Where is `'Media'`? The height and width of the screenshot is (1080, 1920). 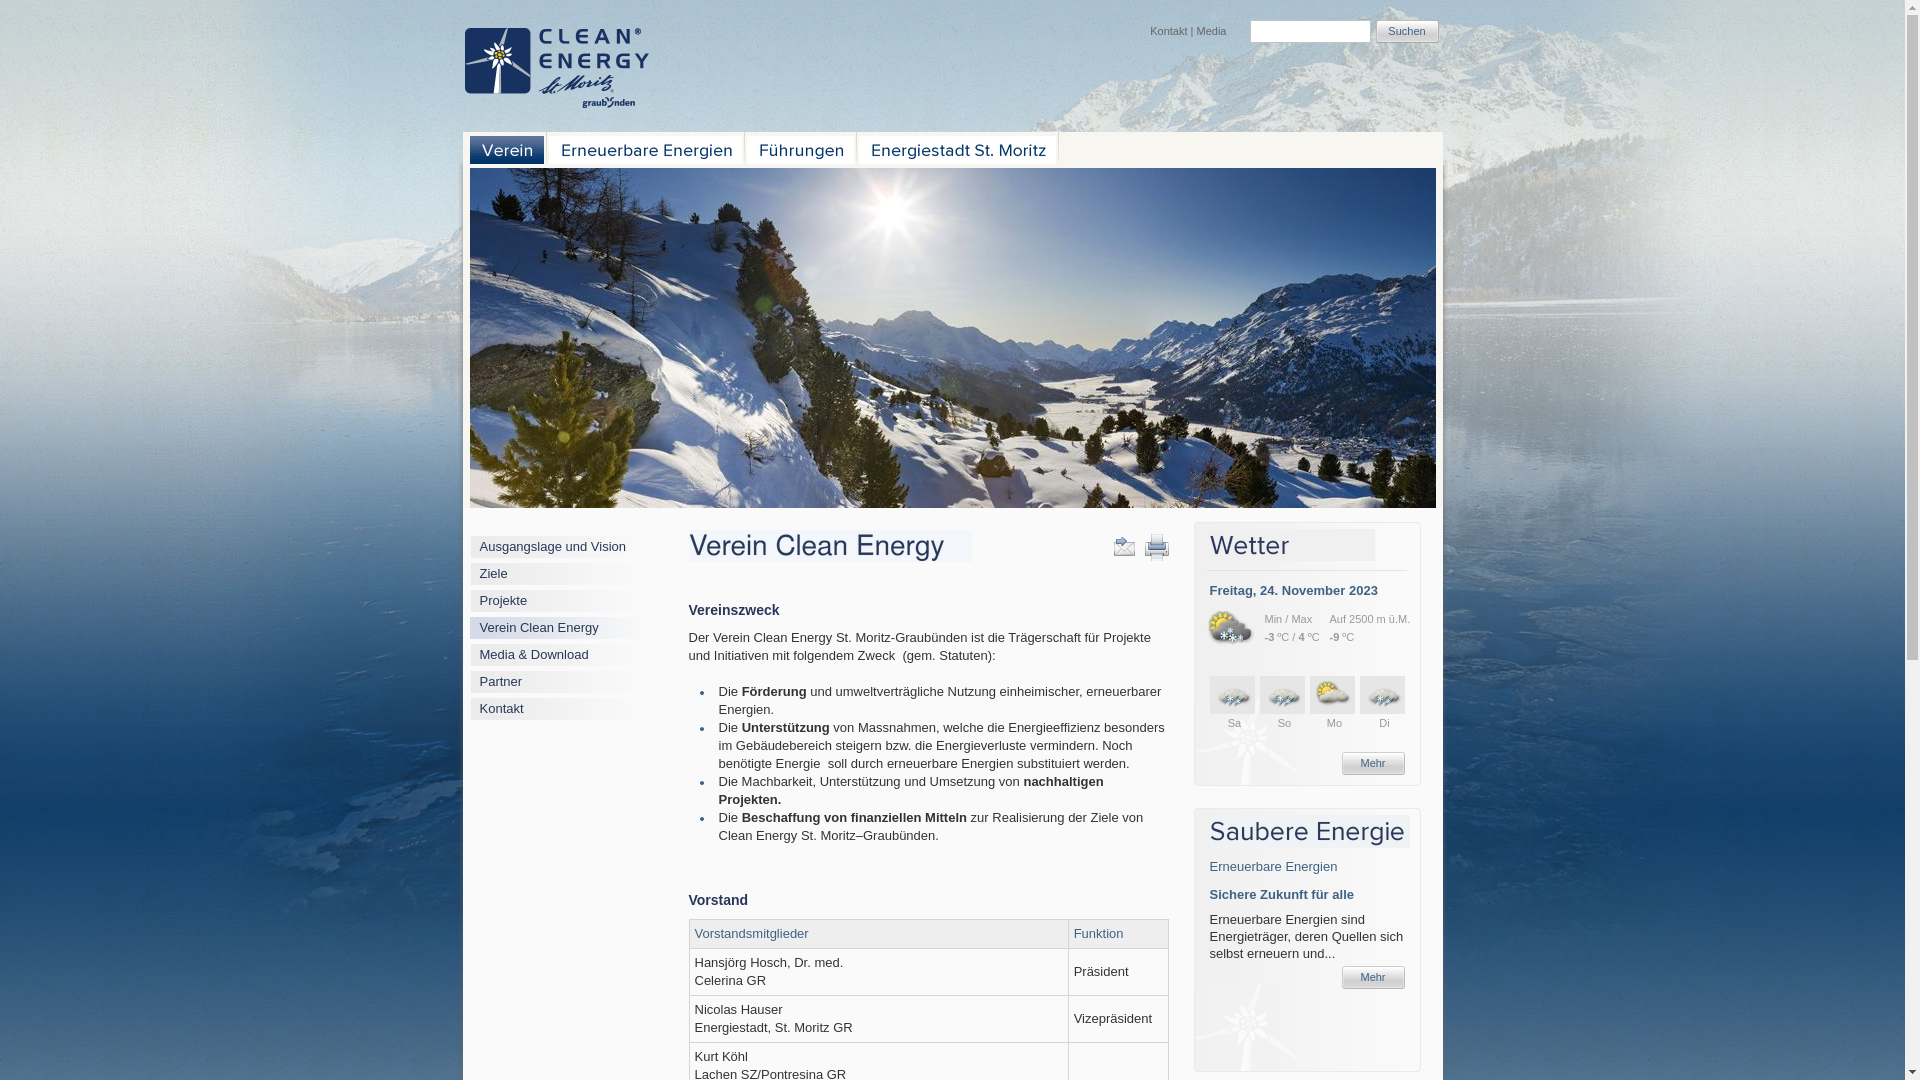 'Media' is located at coordinates (1210, 30).